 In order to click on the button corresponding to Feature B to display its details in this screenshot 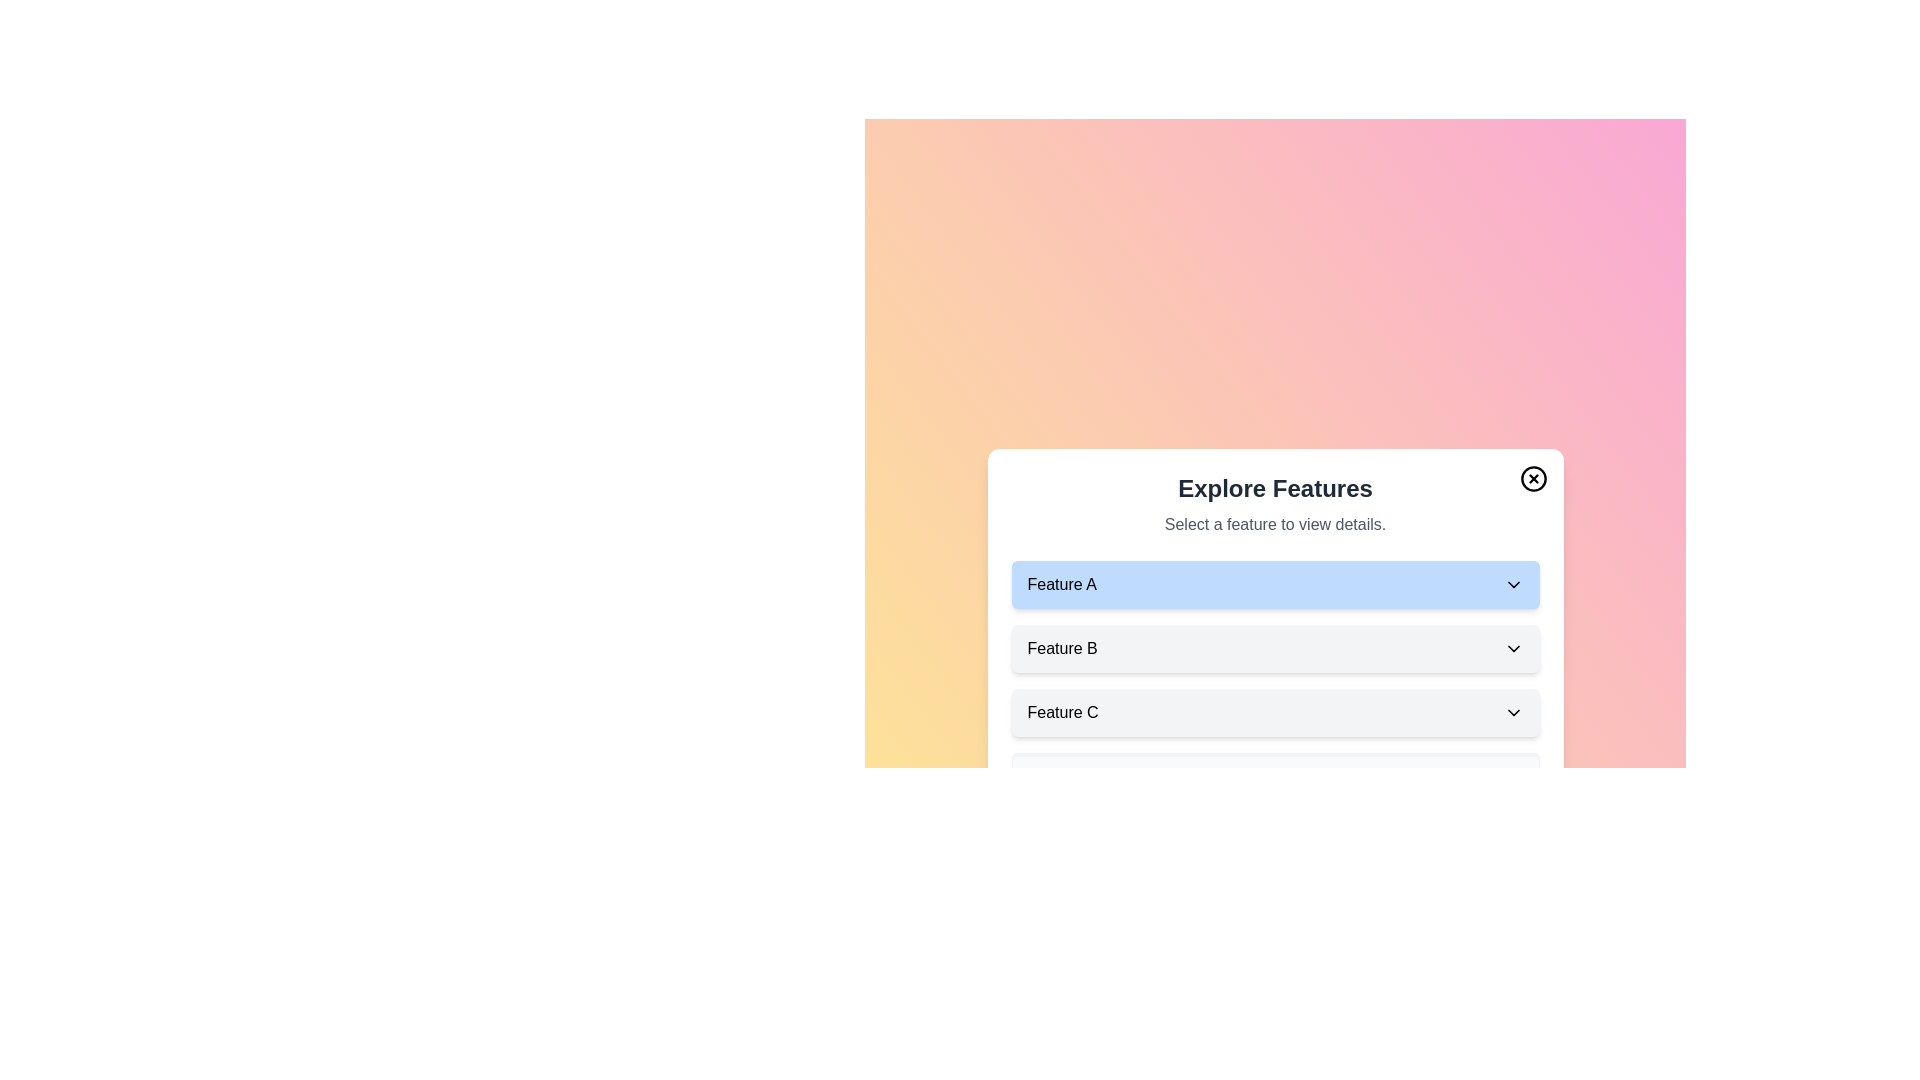, I will do `click(1274, 648)`.